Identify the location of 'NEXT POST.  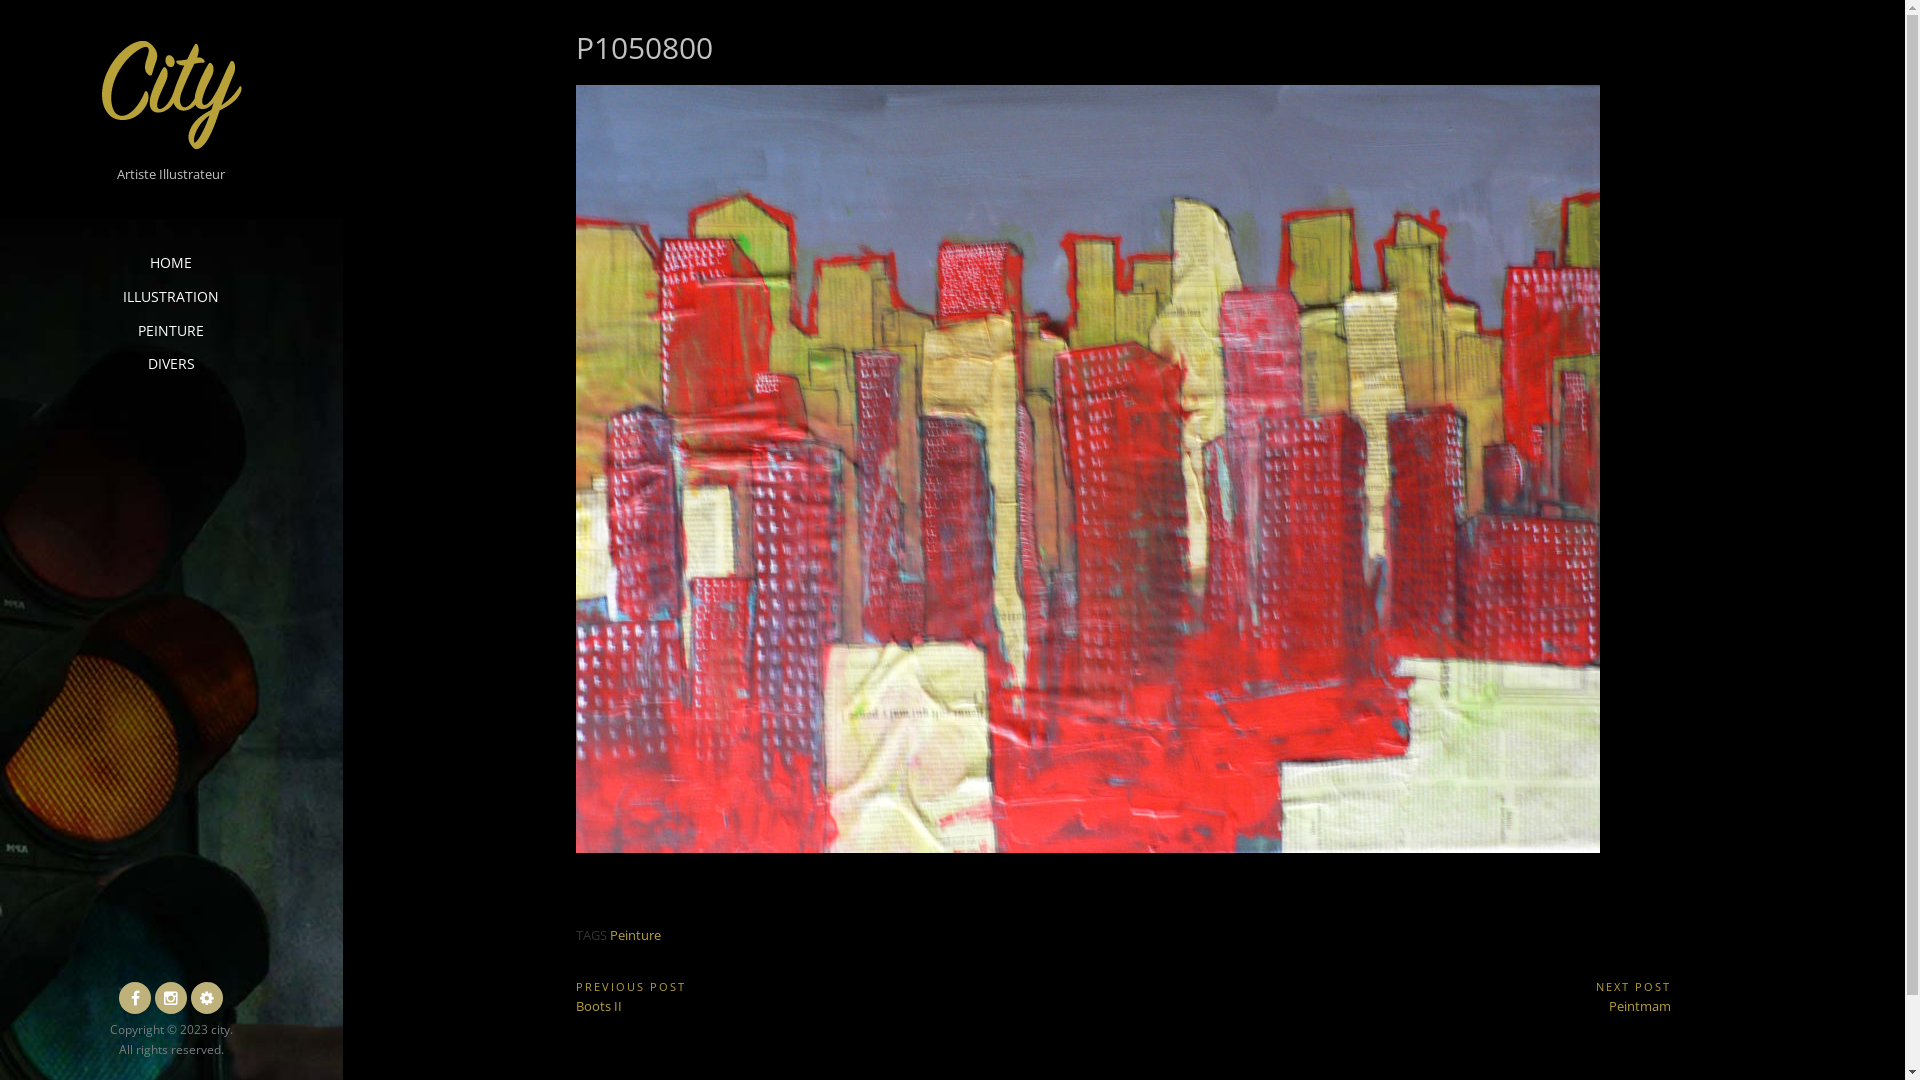
(1396, 996).